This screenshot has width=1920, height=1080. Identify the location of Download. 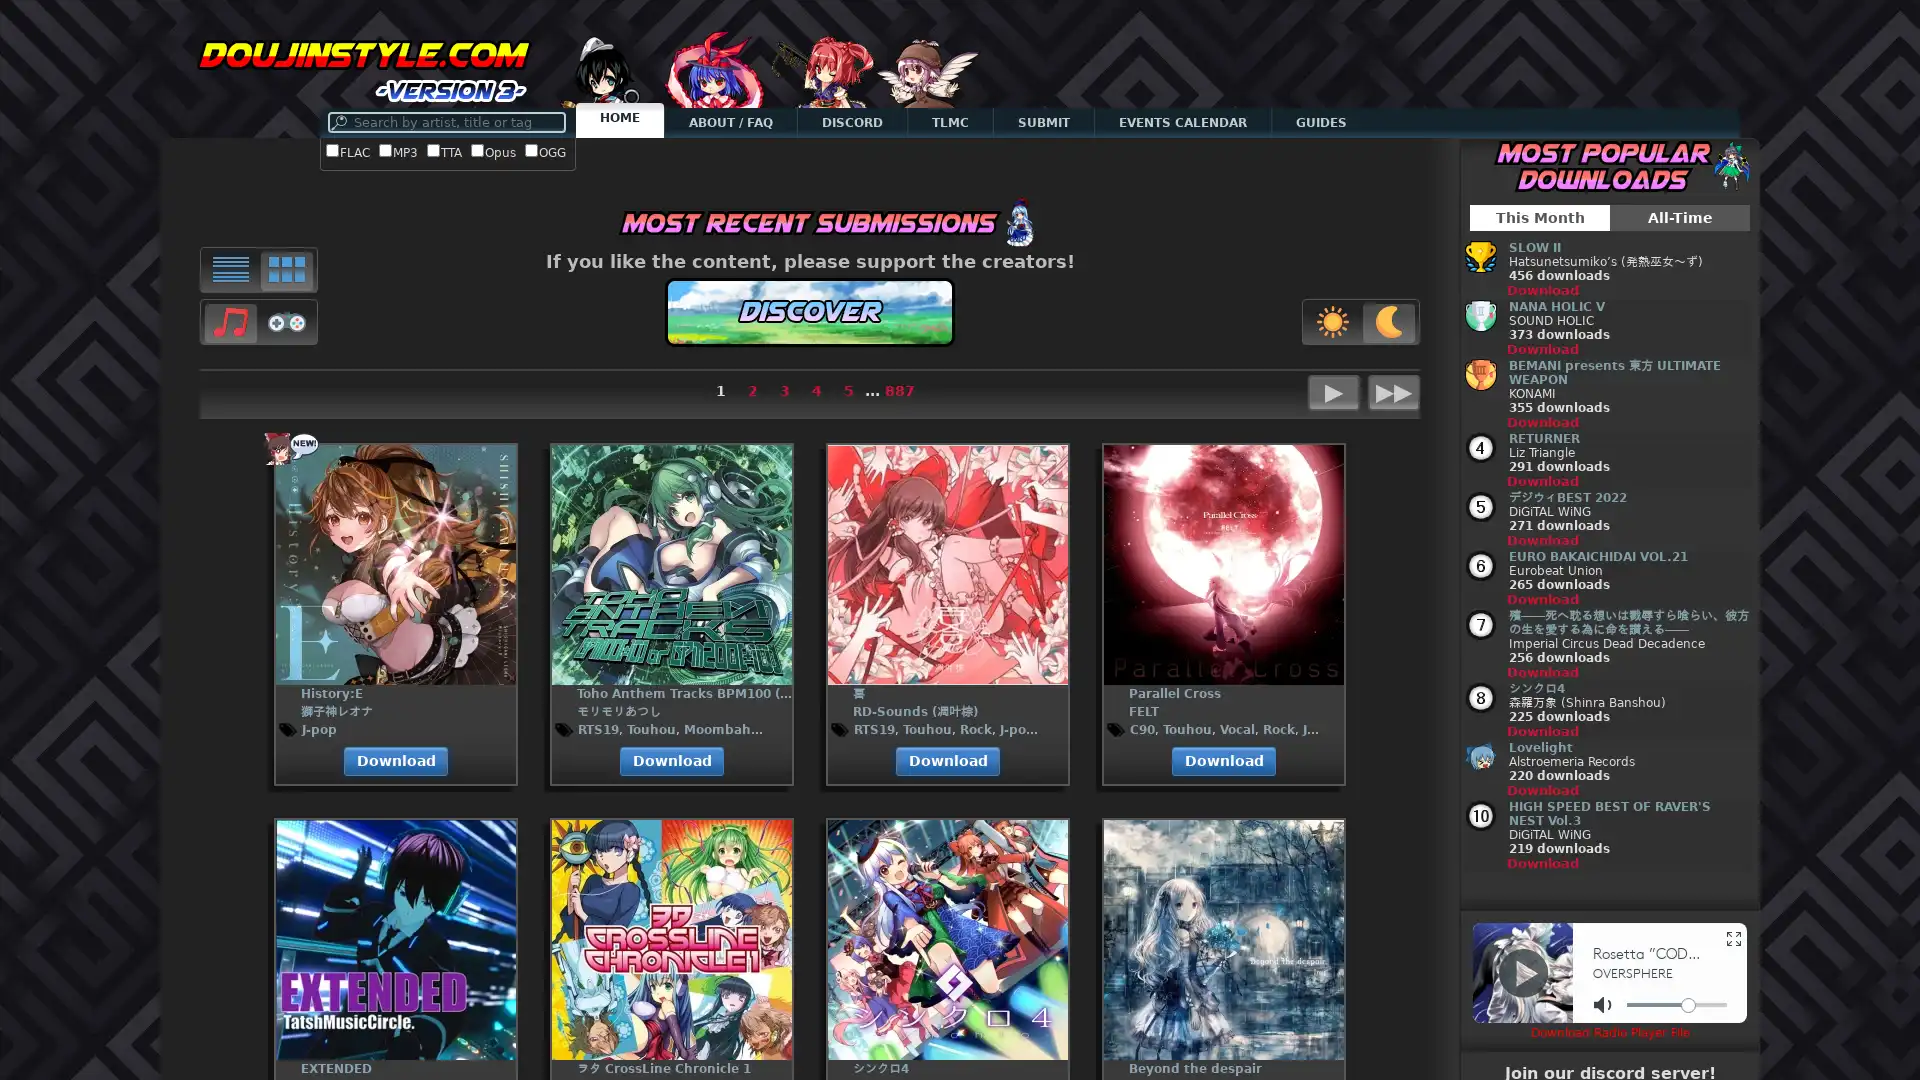
(1541, 290).